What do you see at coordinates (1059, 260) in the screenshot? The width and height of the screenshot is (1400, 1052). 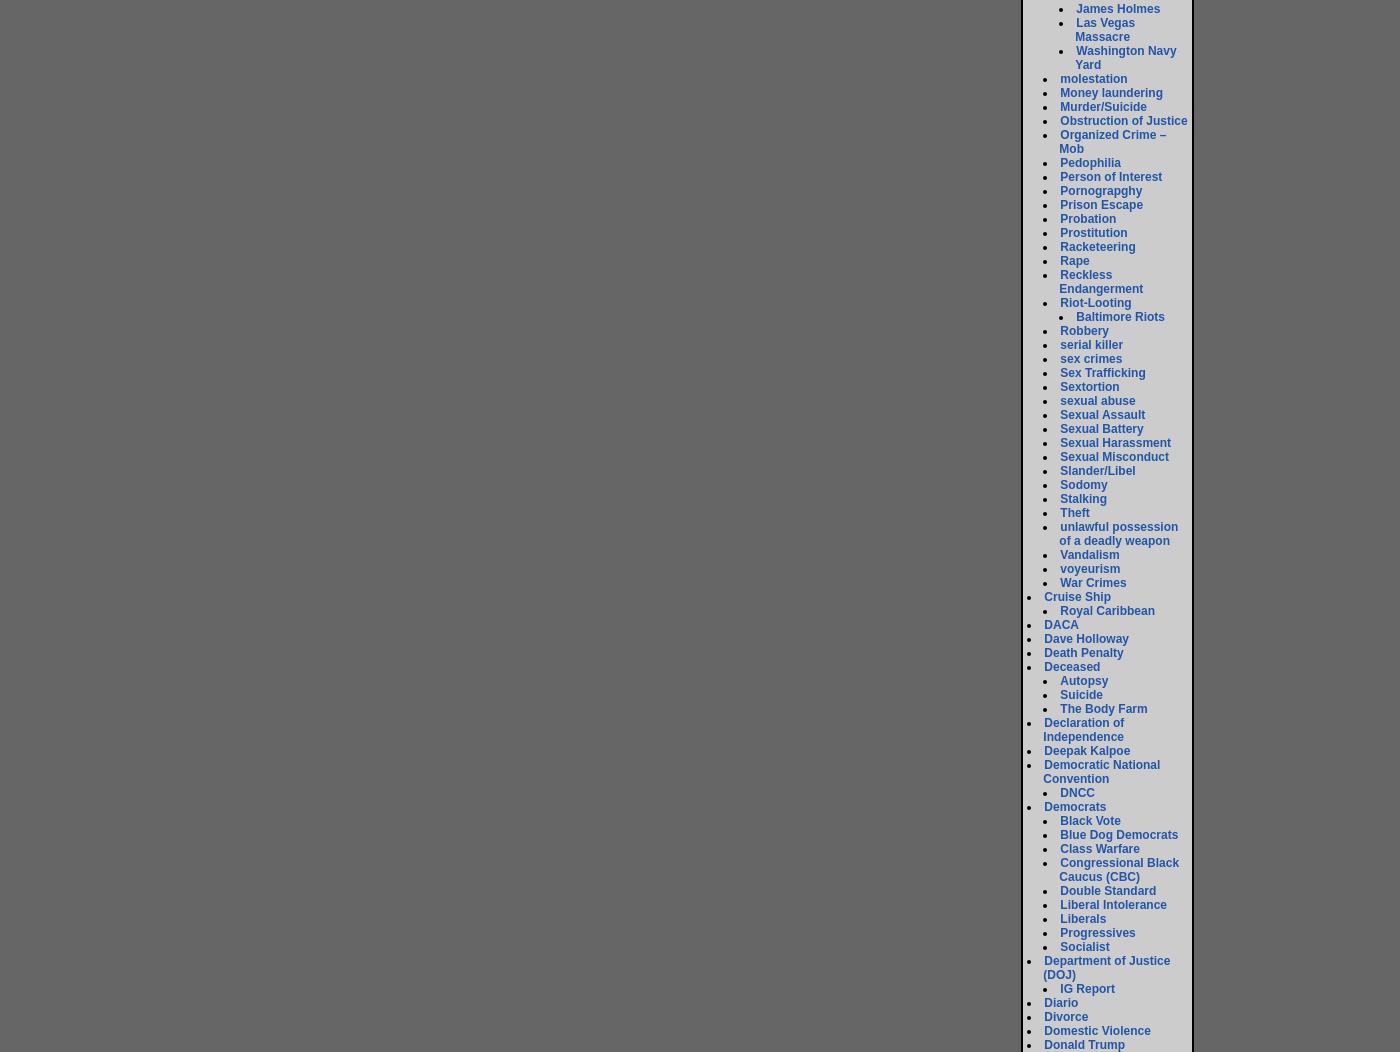 I see `'Rape'` at bounding box center [1059, 260].